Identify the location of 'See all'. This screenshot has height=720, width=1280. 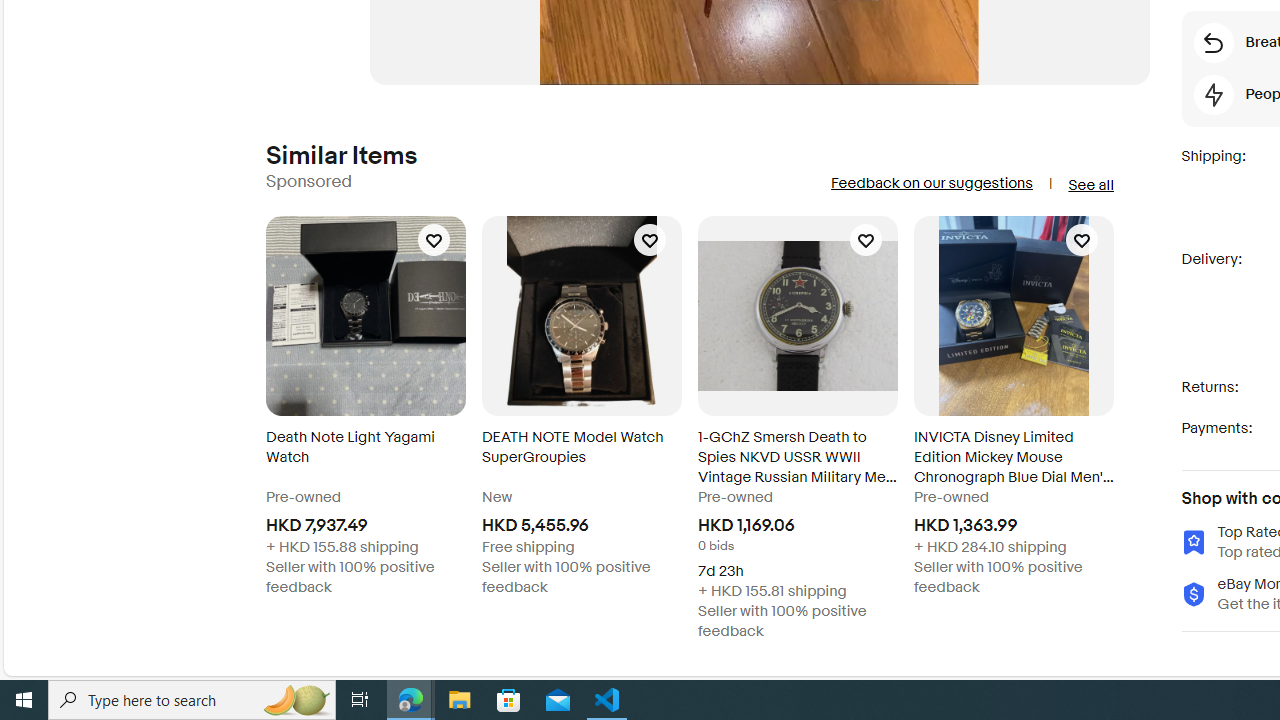
(1089, 185).